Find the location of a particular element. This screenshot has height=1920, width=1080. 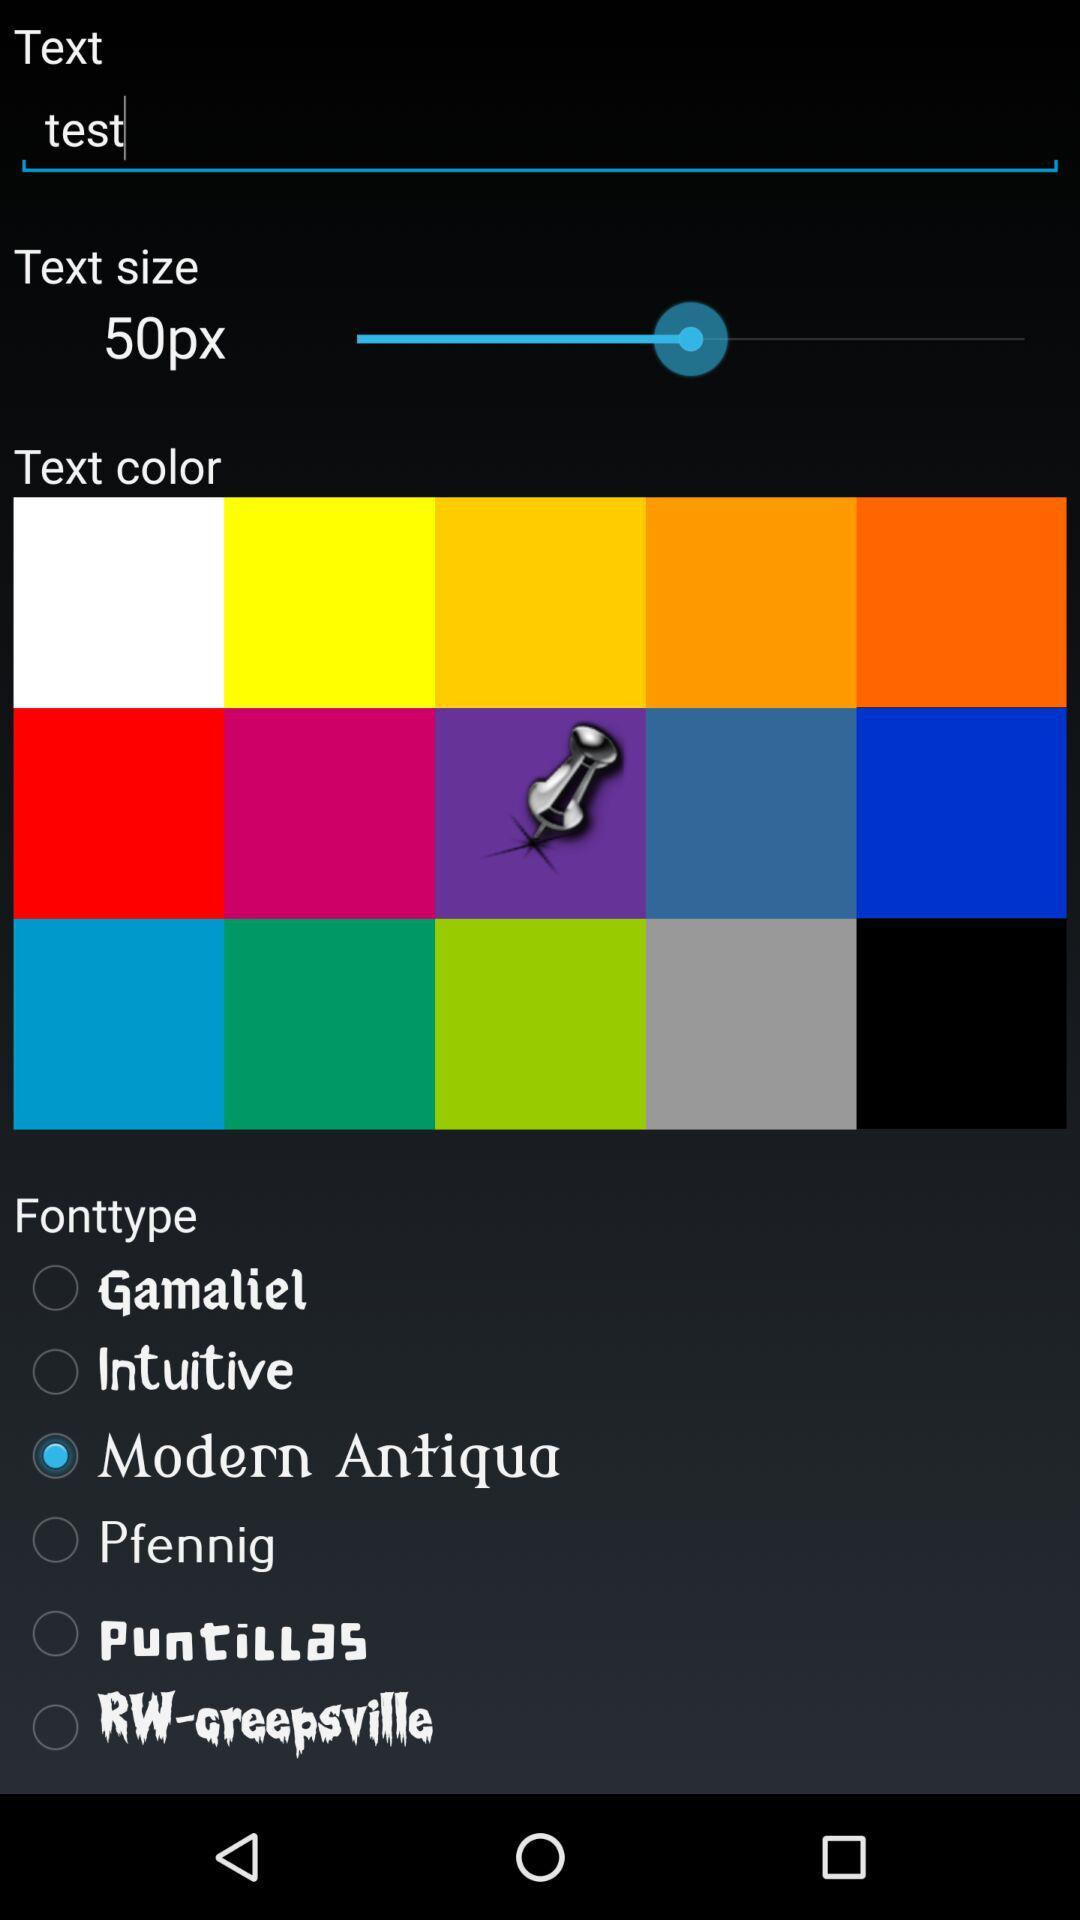

the yellow color image is located at coordinates (328, 601).